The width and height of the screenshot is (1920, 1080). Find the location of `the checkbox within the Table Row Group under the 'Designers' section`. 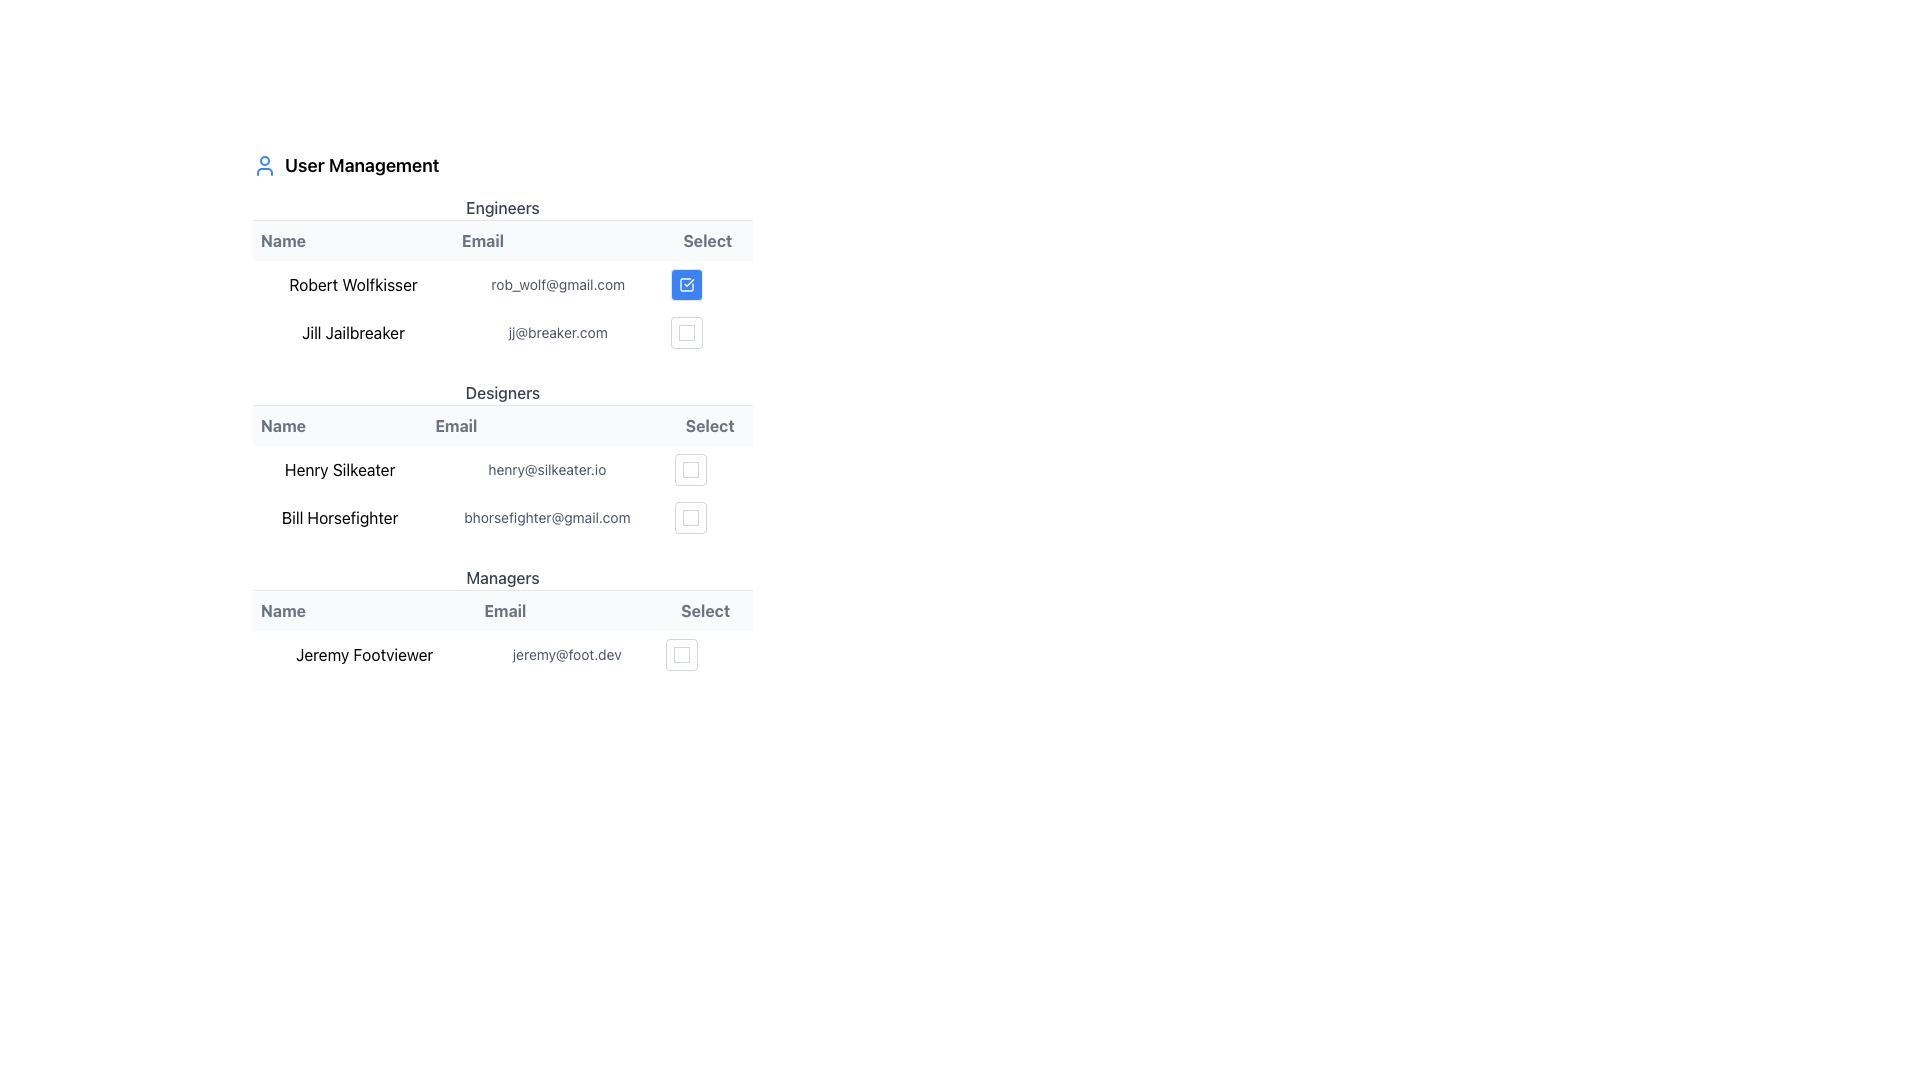

the checkbox within the Table Row Group under the 'Designers' section is located at coordinates (503, 493).